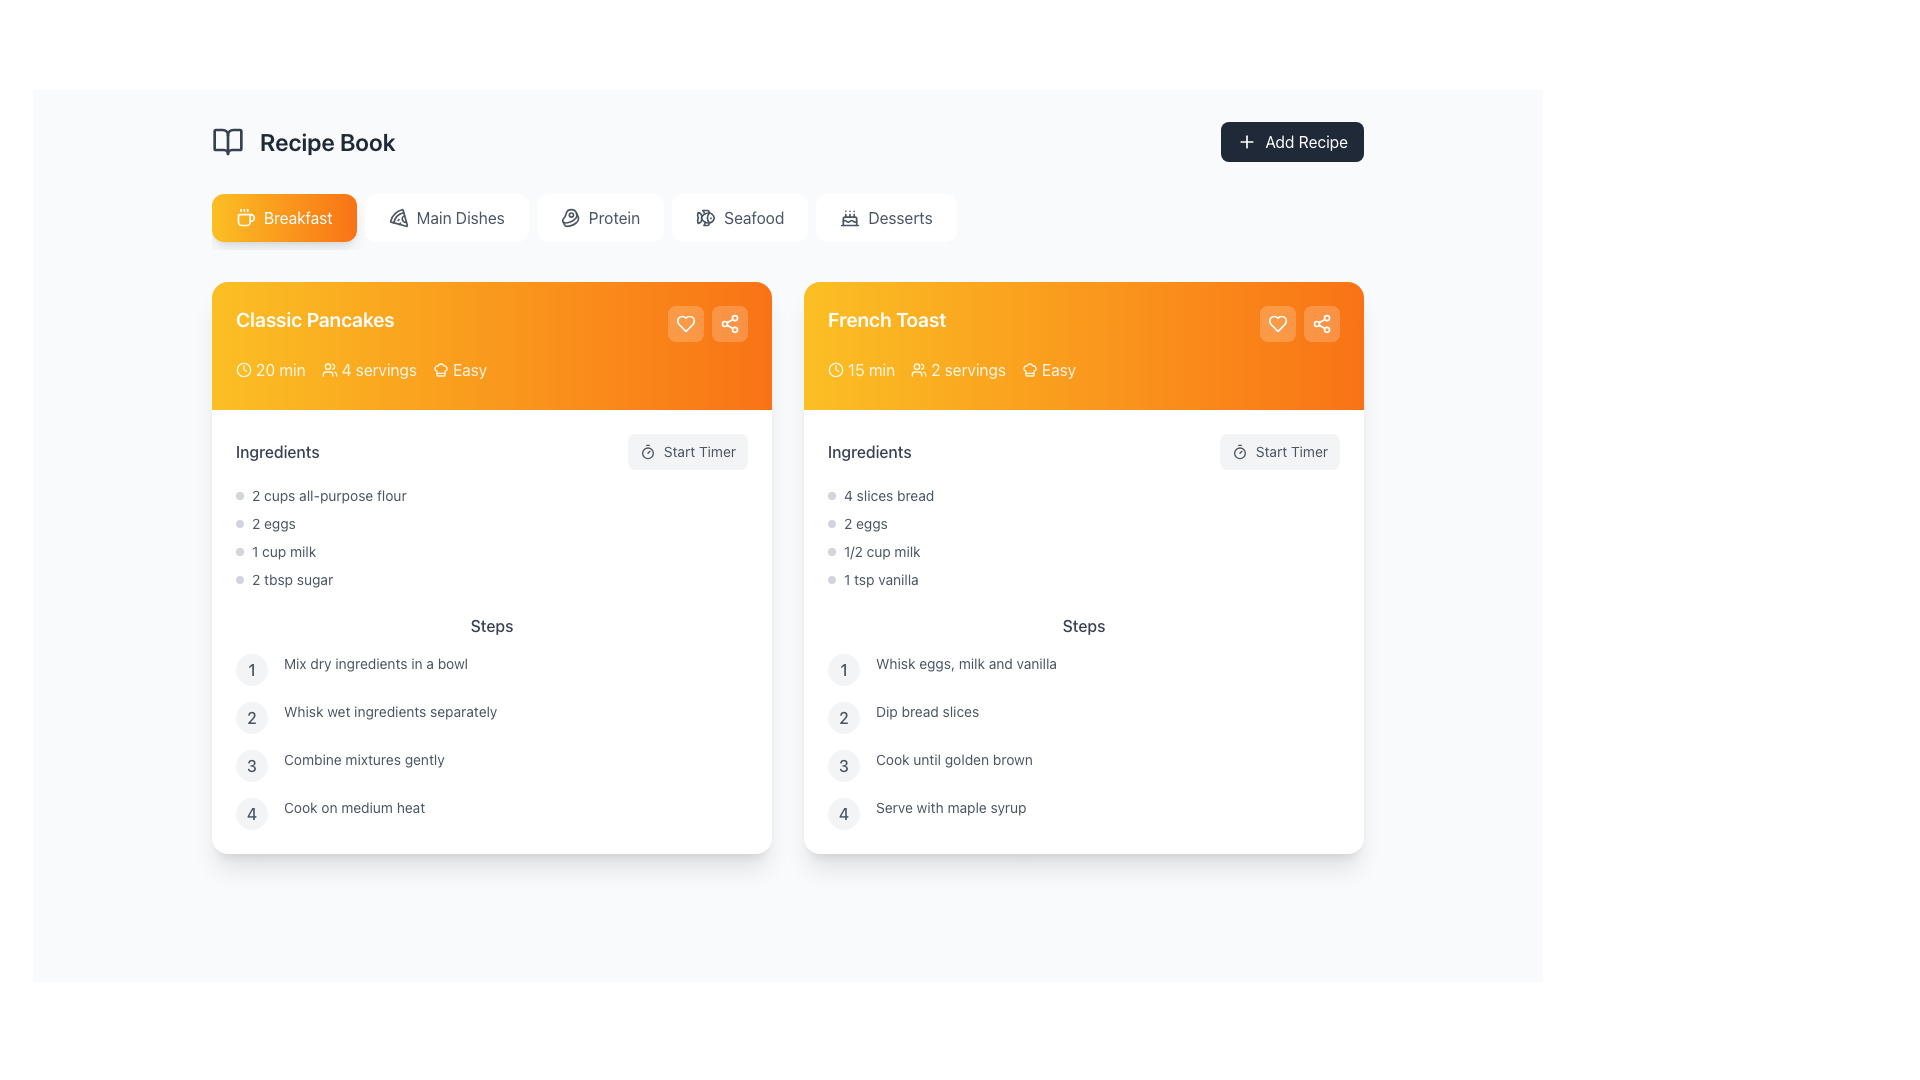 The height and width of the screenshot is (1080, 1920). I want to click on the text label displaying '2 eggs' in a small gray font, which is the second item under the 'Ingredients' section of the 'French Toast' recipe card, so click(865, 523).